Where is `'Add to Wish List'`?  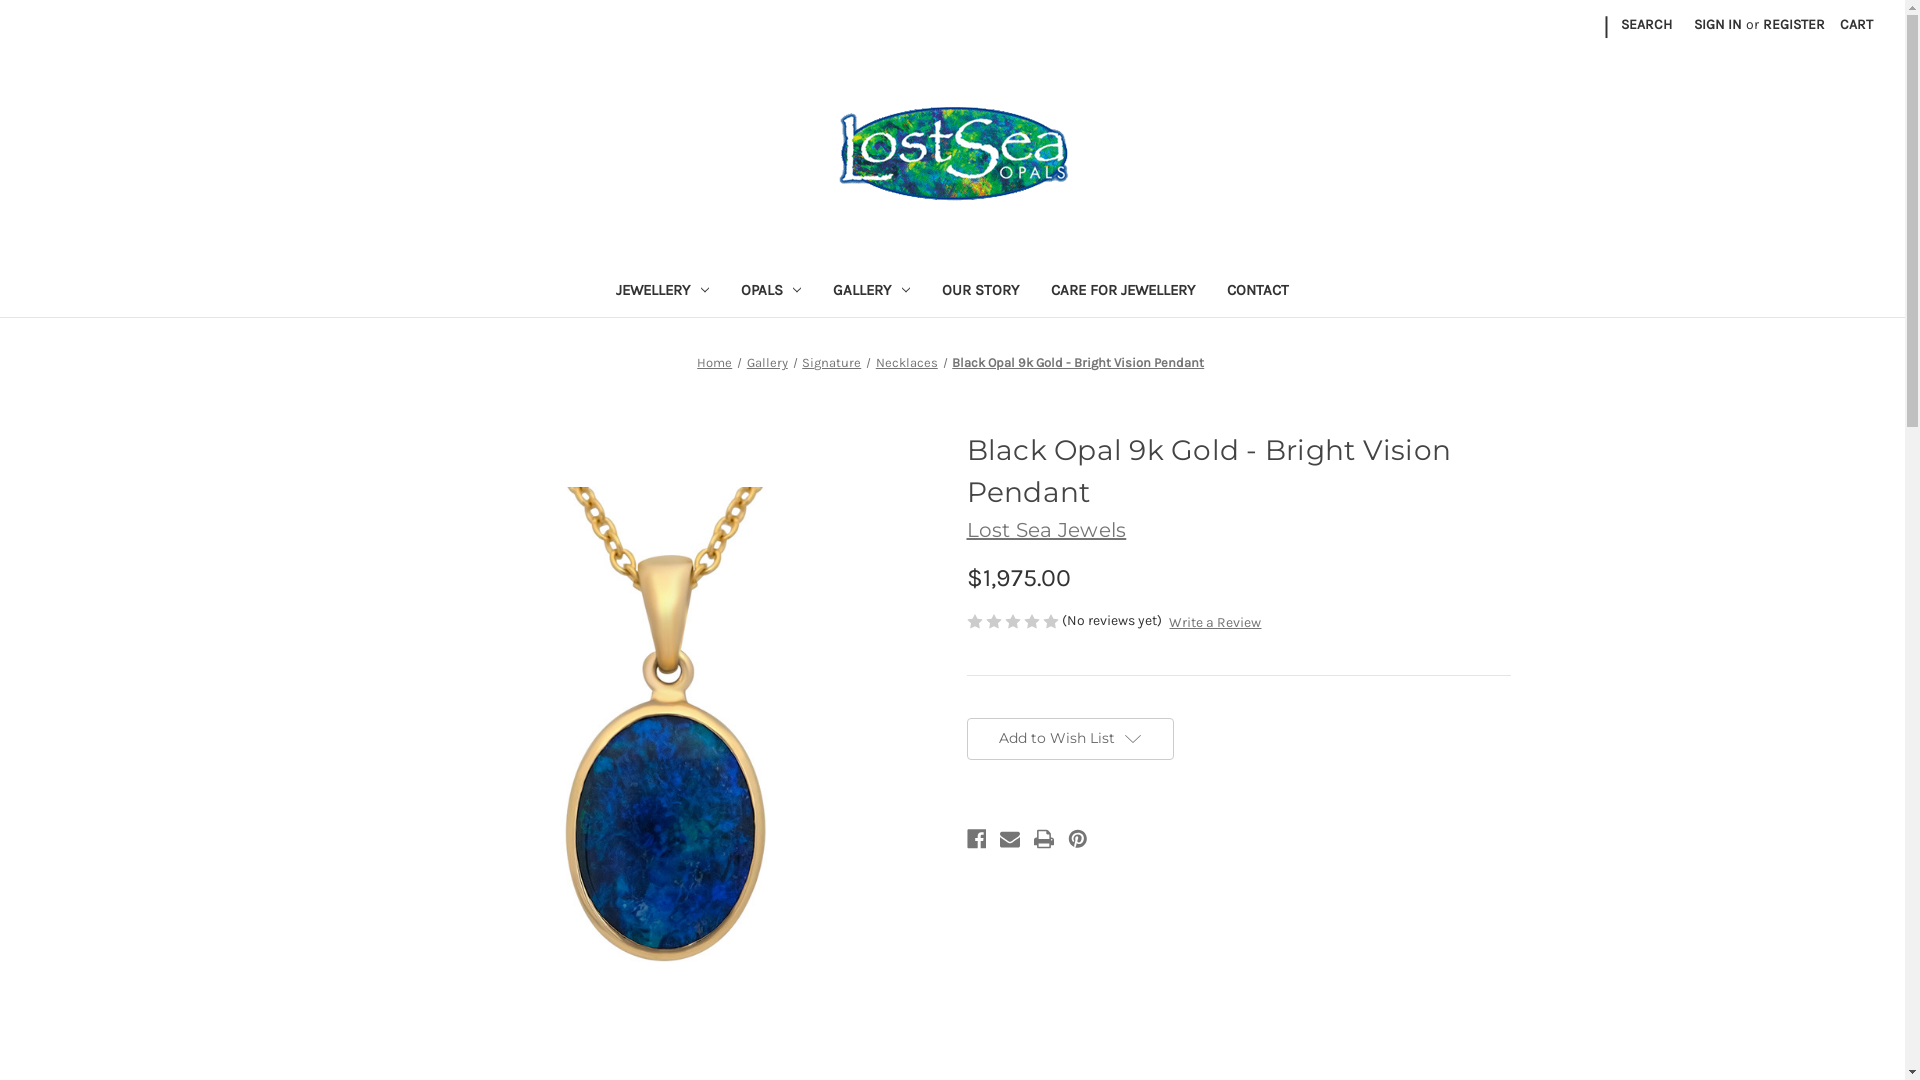 'Add to Wish List' is located at coordinates (1069, 739).